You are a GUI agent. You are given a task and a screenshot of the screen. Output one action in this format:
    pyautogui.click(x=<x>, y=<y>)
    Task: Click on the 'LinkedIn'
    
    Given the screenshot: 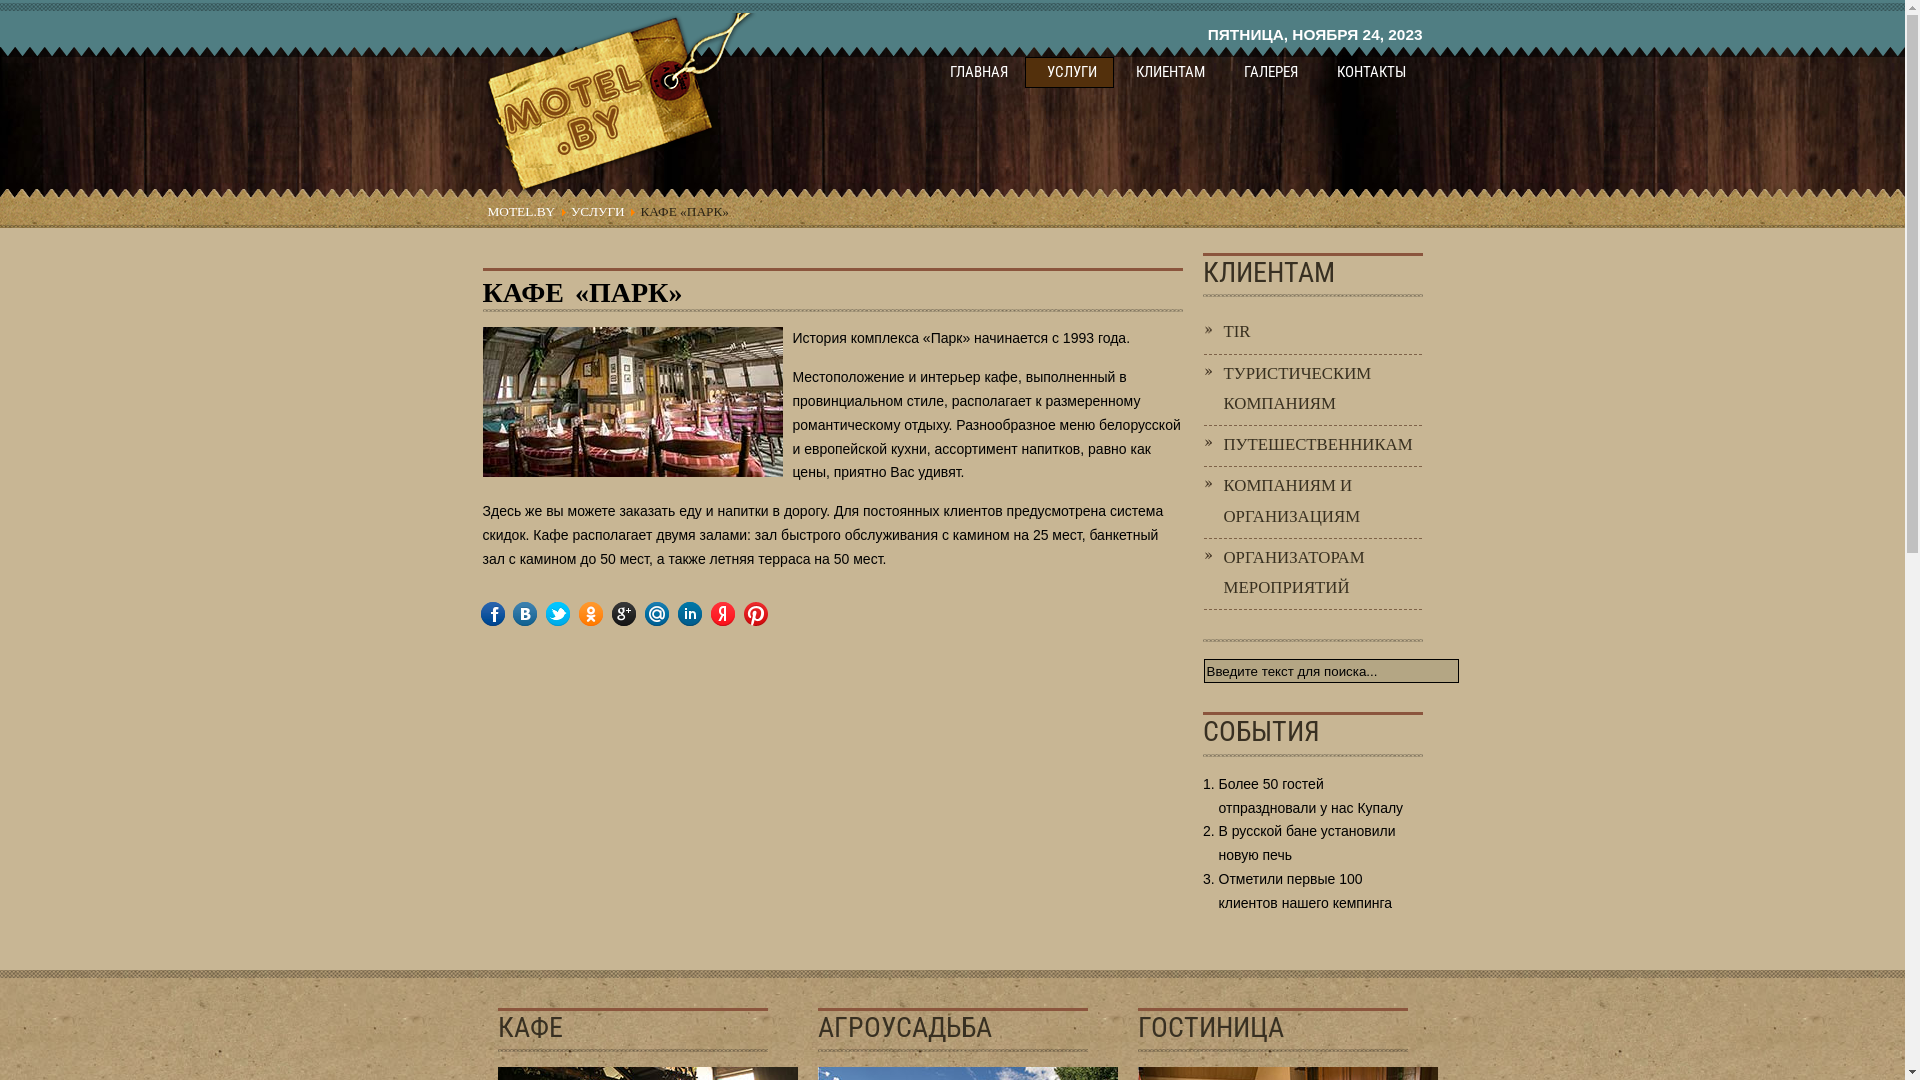 What is the action you would take?
    pyautogui.click(x=704, y=612)
    